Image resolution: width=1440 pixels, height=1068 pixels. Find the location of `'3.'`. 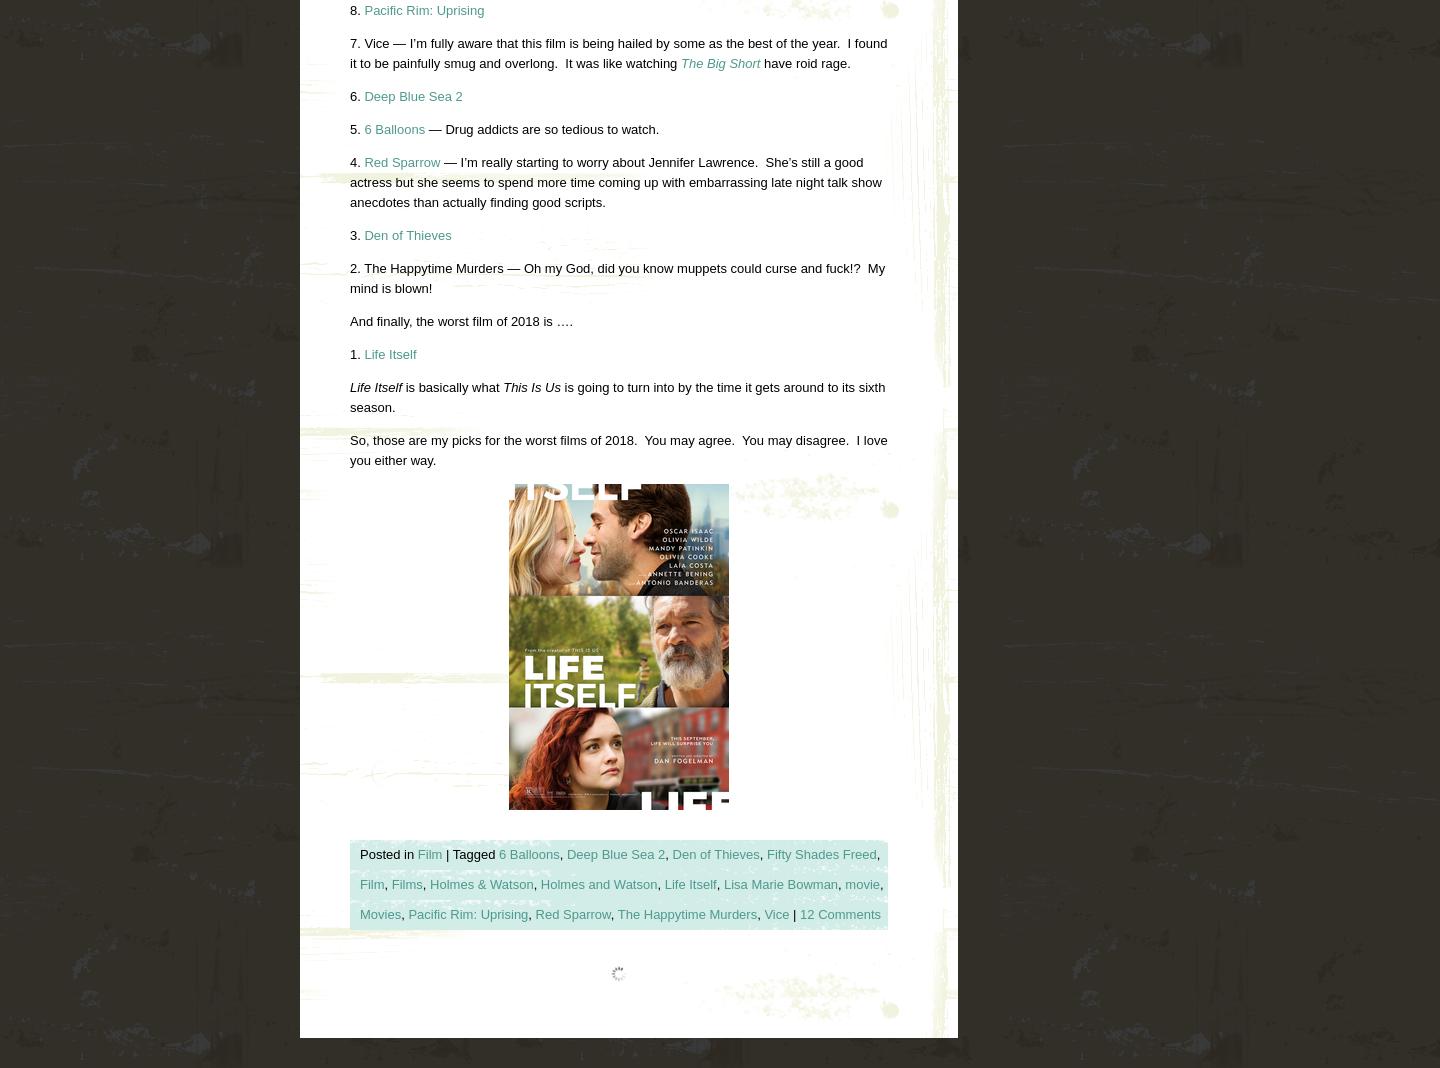

'3.' is located at coordinates (356, 234).